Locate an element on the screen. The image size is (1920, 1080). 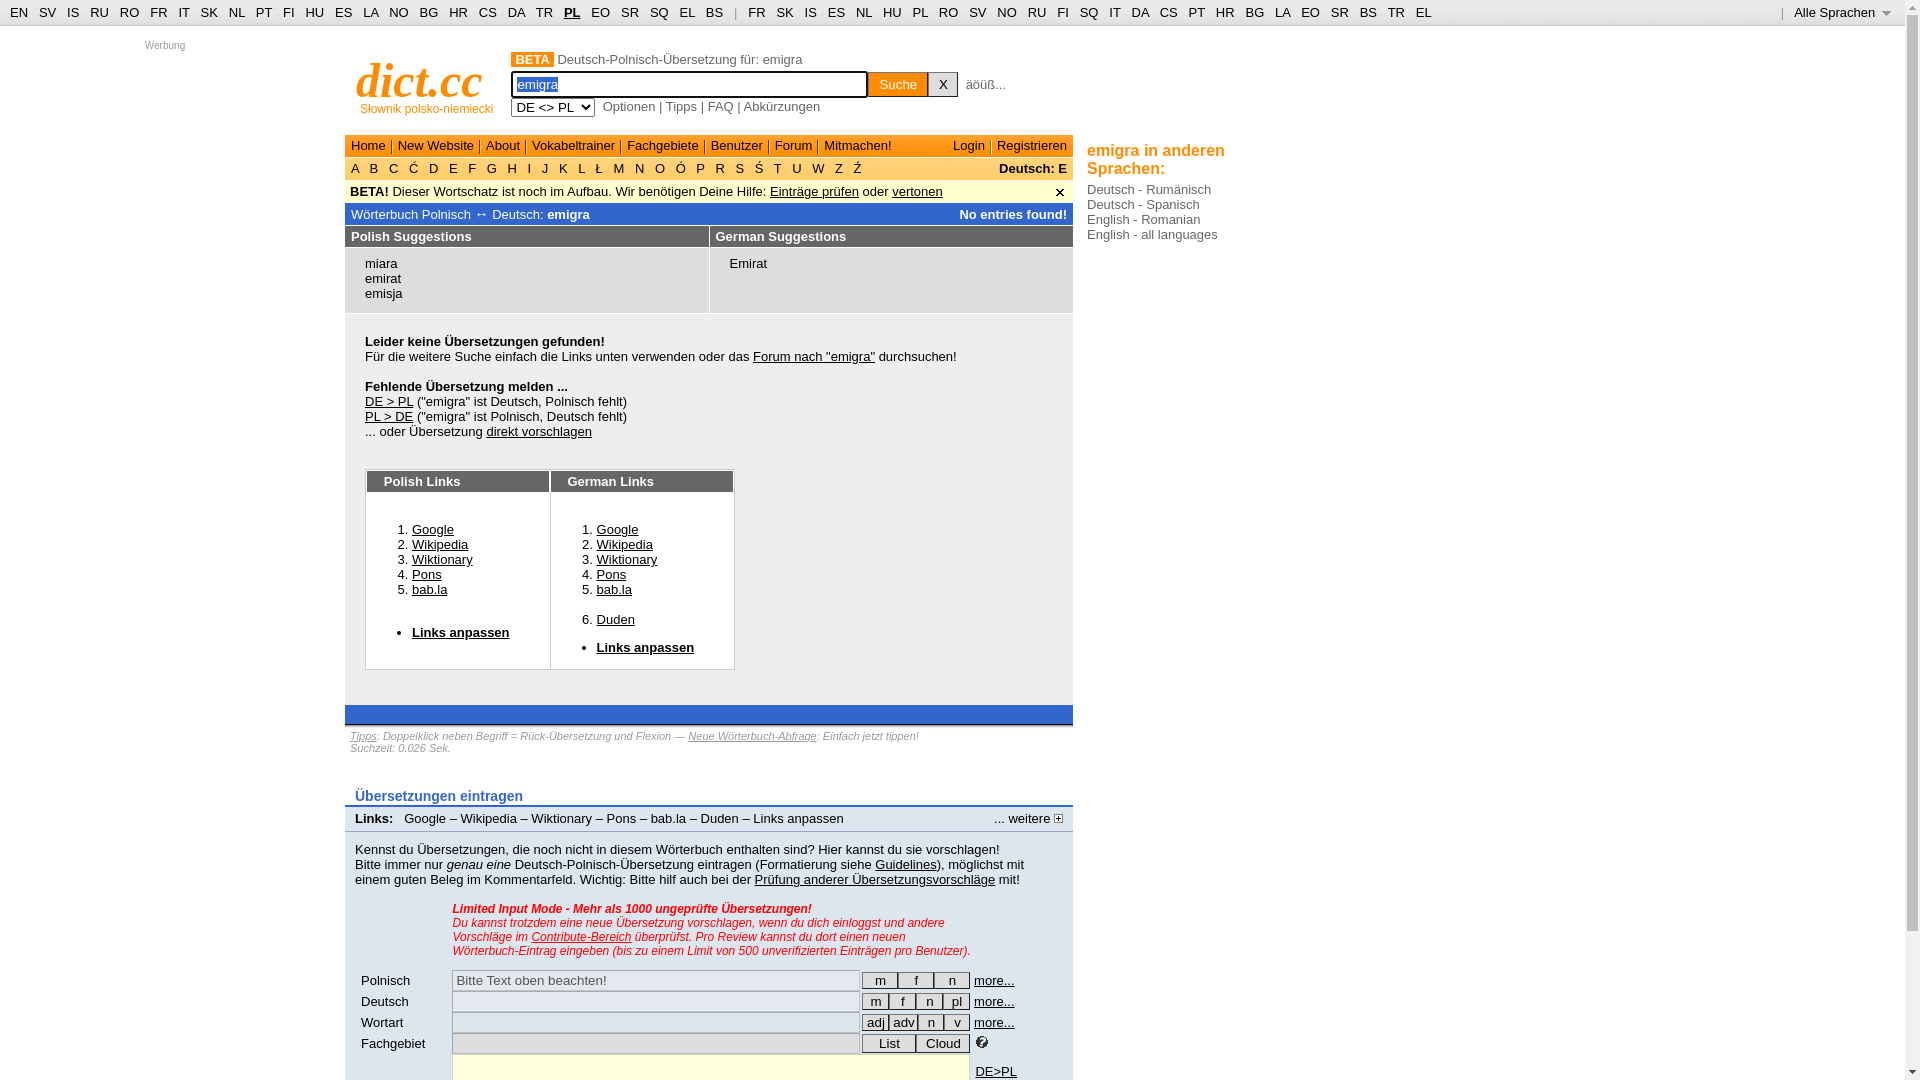
'H' is located at coordinates (512, 167).